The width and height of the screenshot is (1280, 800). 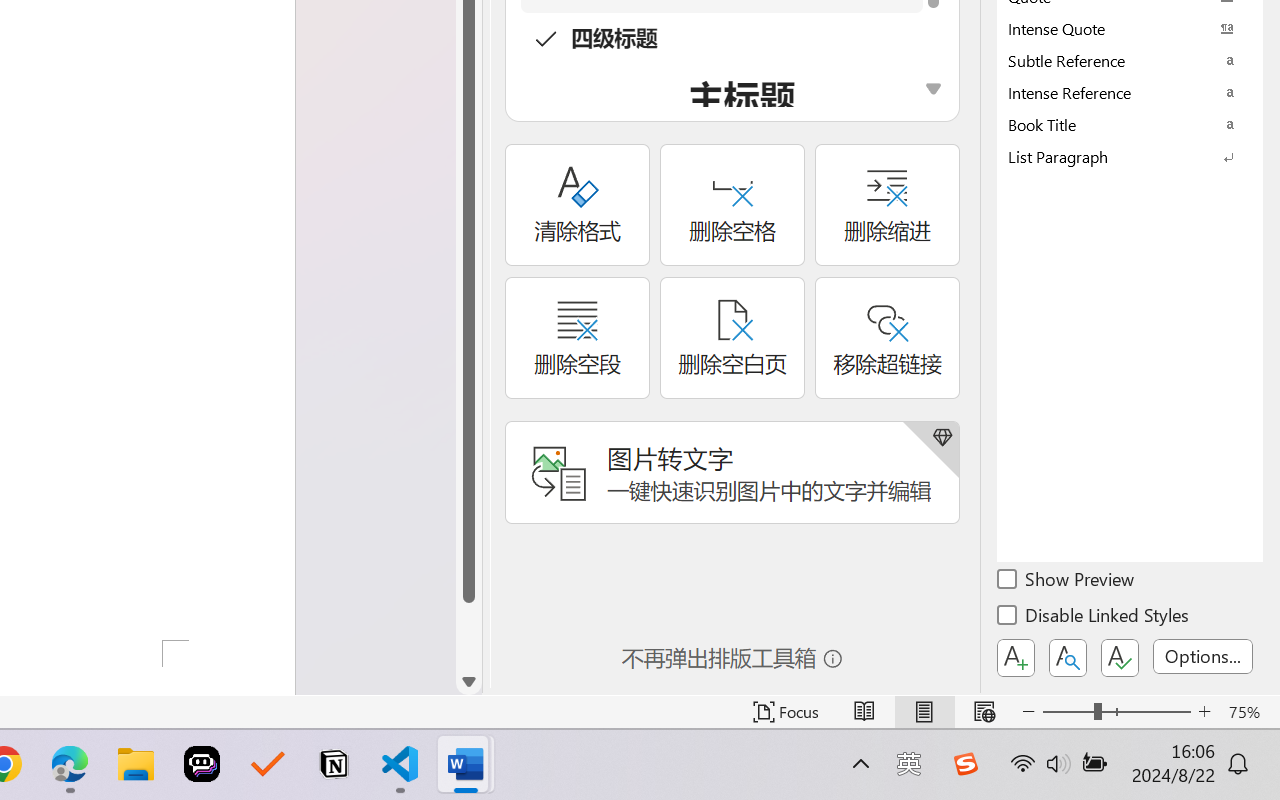 I want to click on 'Print Layout', so click(x=923, y=711).